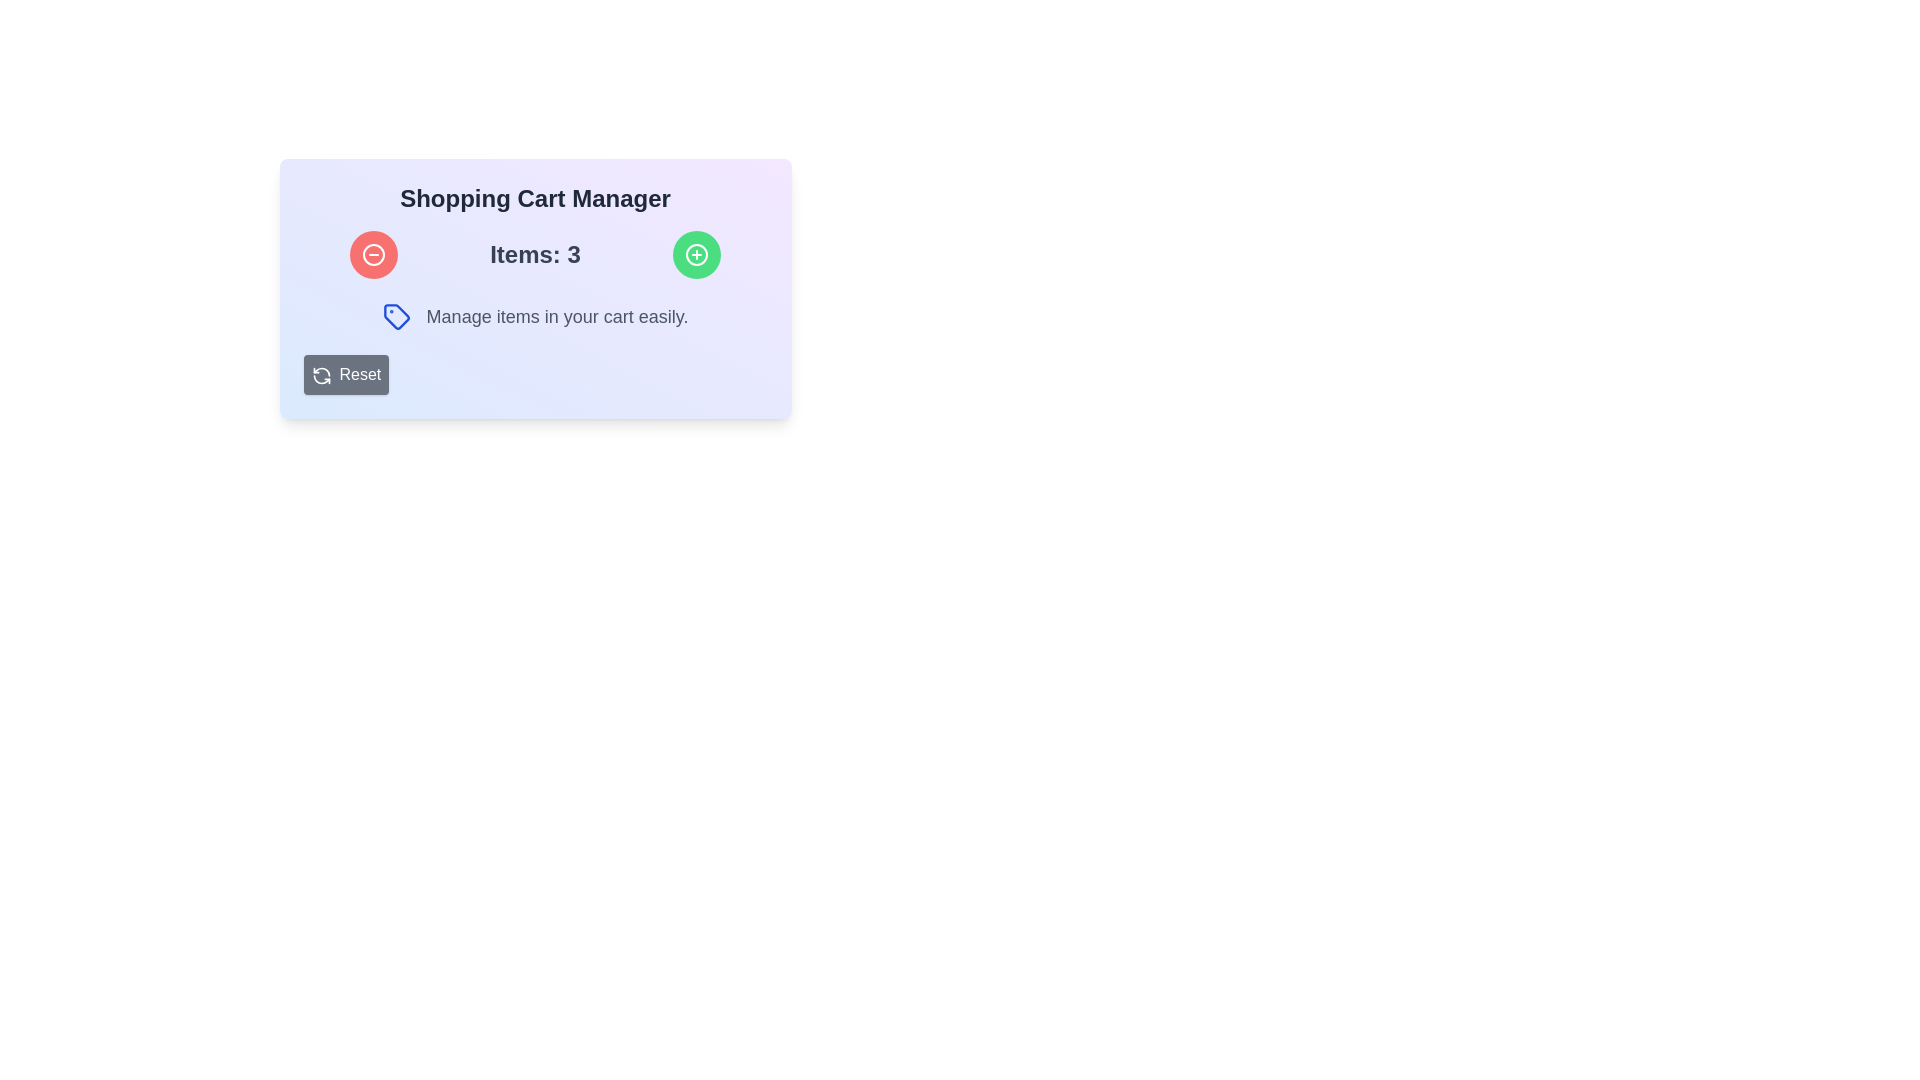 The image size is (1920, 1080). I want to click on the circular green button with a plus sign icon located in the right section of the card interface, so click(697, 253).